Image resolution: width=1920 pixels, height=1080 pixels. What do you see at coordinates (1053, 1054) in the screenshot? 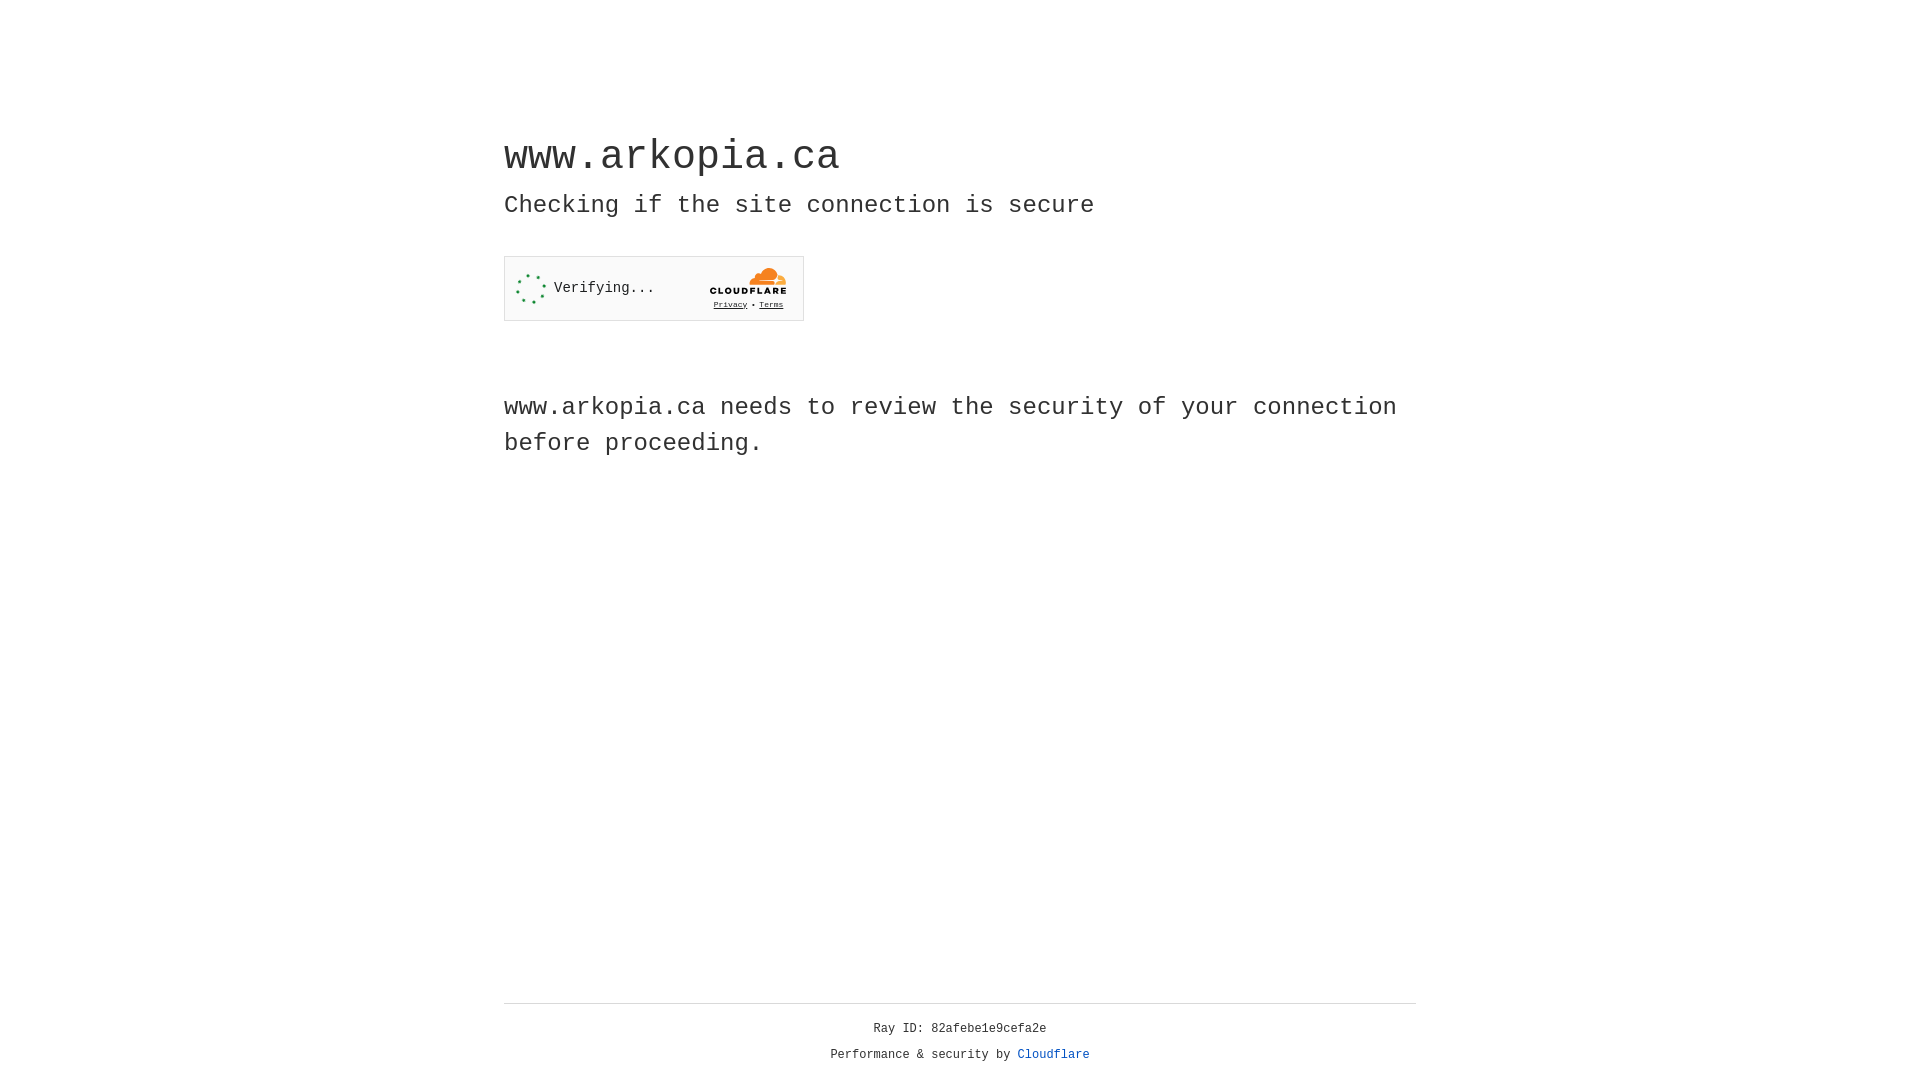
I see `'Cloudflare'` at bounding box center [1053, 1054].